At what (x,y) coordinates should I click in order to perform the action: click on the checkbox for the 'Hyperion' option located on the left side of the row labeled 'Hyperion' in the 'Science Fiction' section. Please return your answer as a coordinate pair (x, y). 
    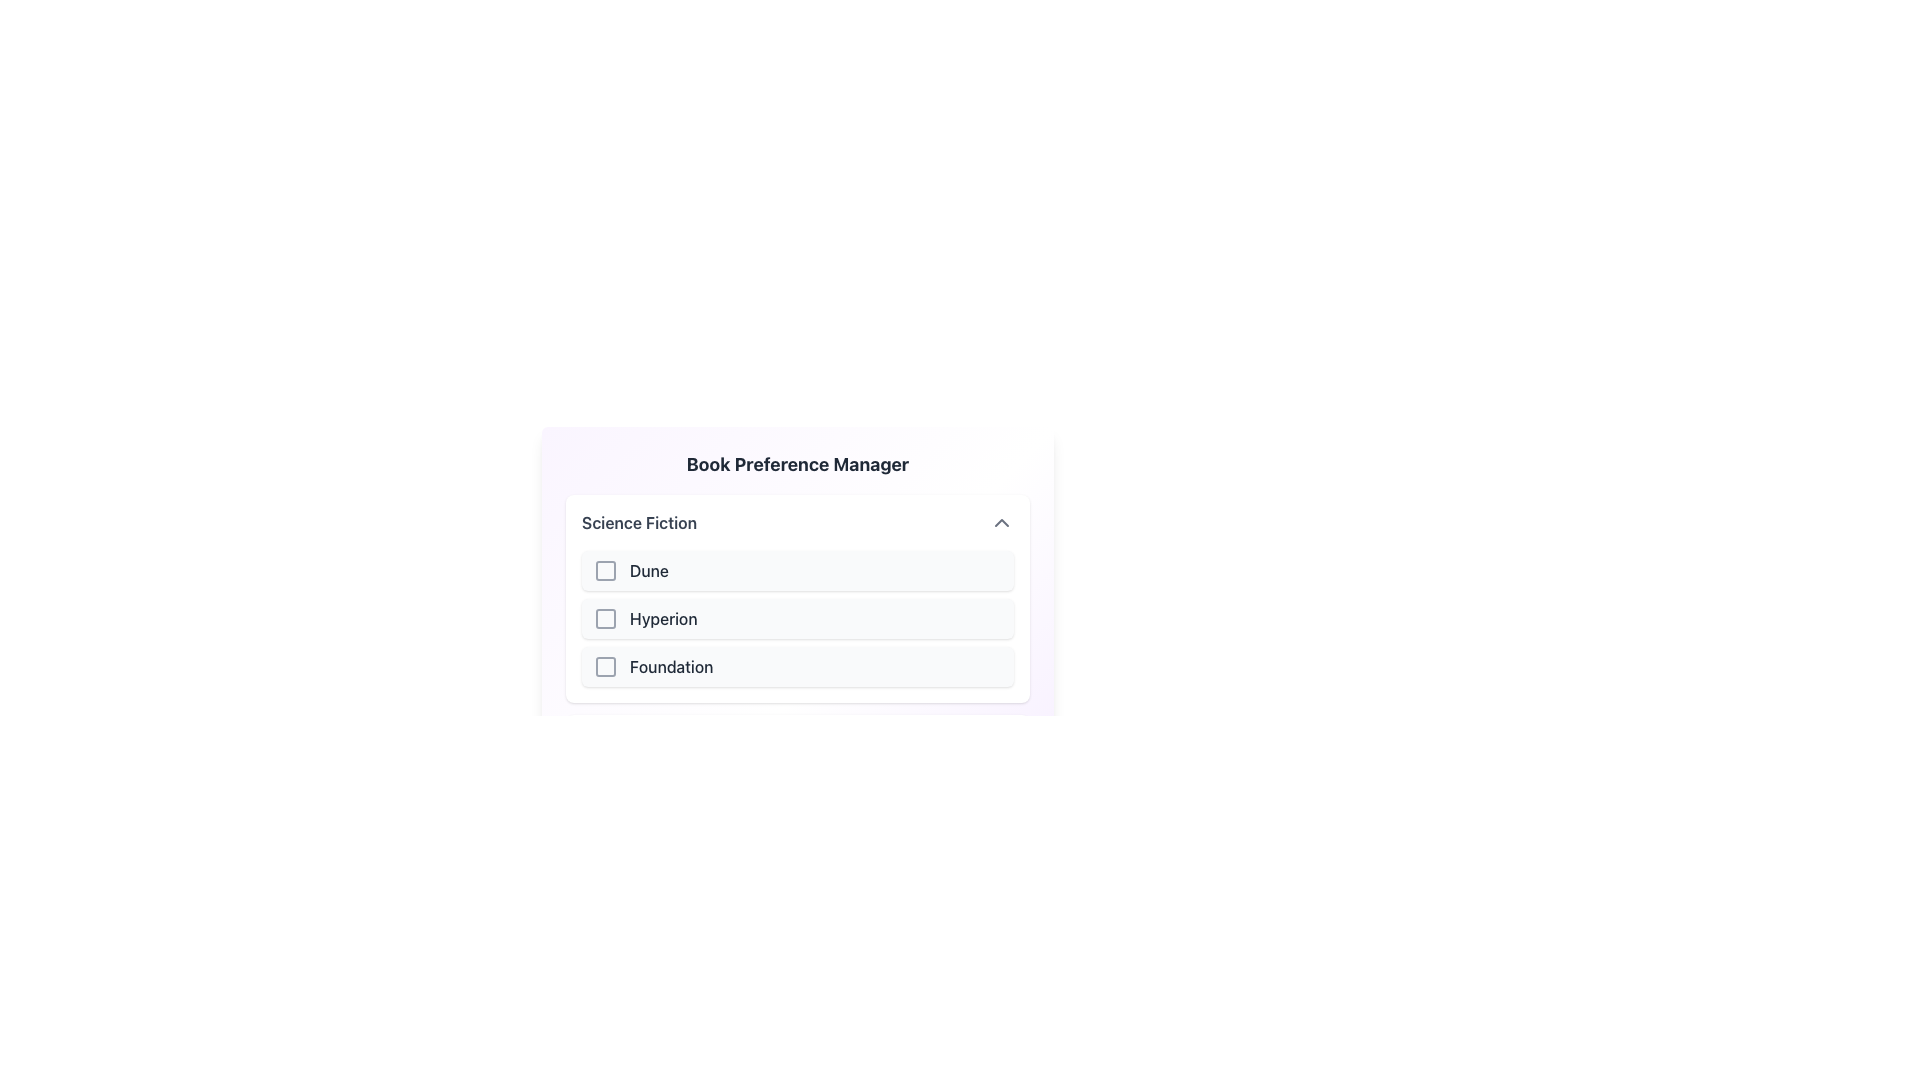
    Looking at the image, I should click on (604, 617).